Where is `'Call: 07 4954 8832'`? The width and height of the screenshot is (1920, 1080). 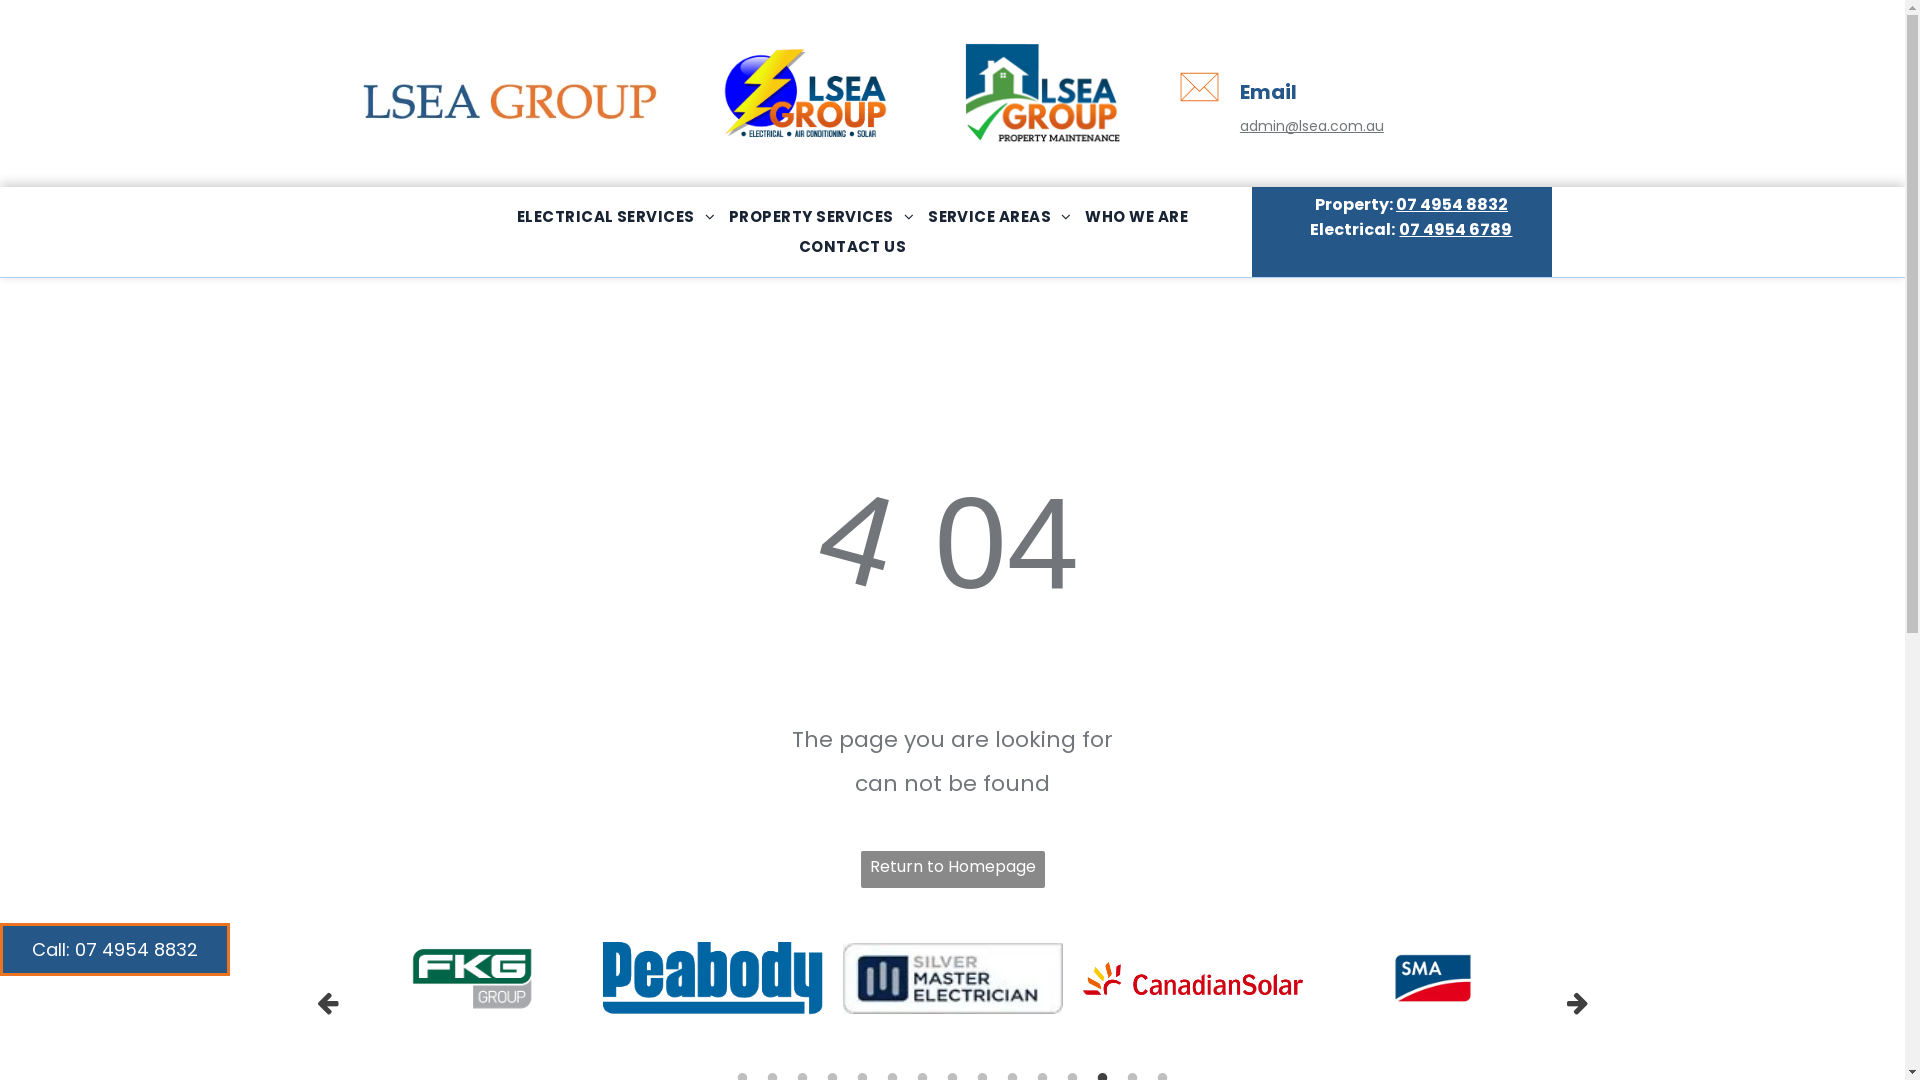 'Call: 07 4954 8832' is located at coordinates (0, 948).